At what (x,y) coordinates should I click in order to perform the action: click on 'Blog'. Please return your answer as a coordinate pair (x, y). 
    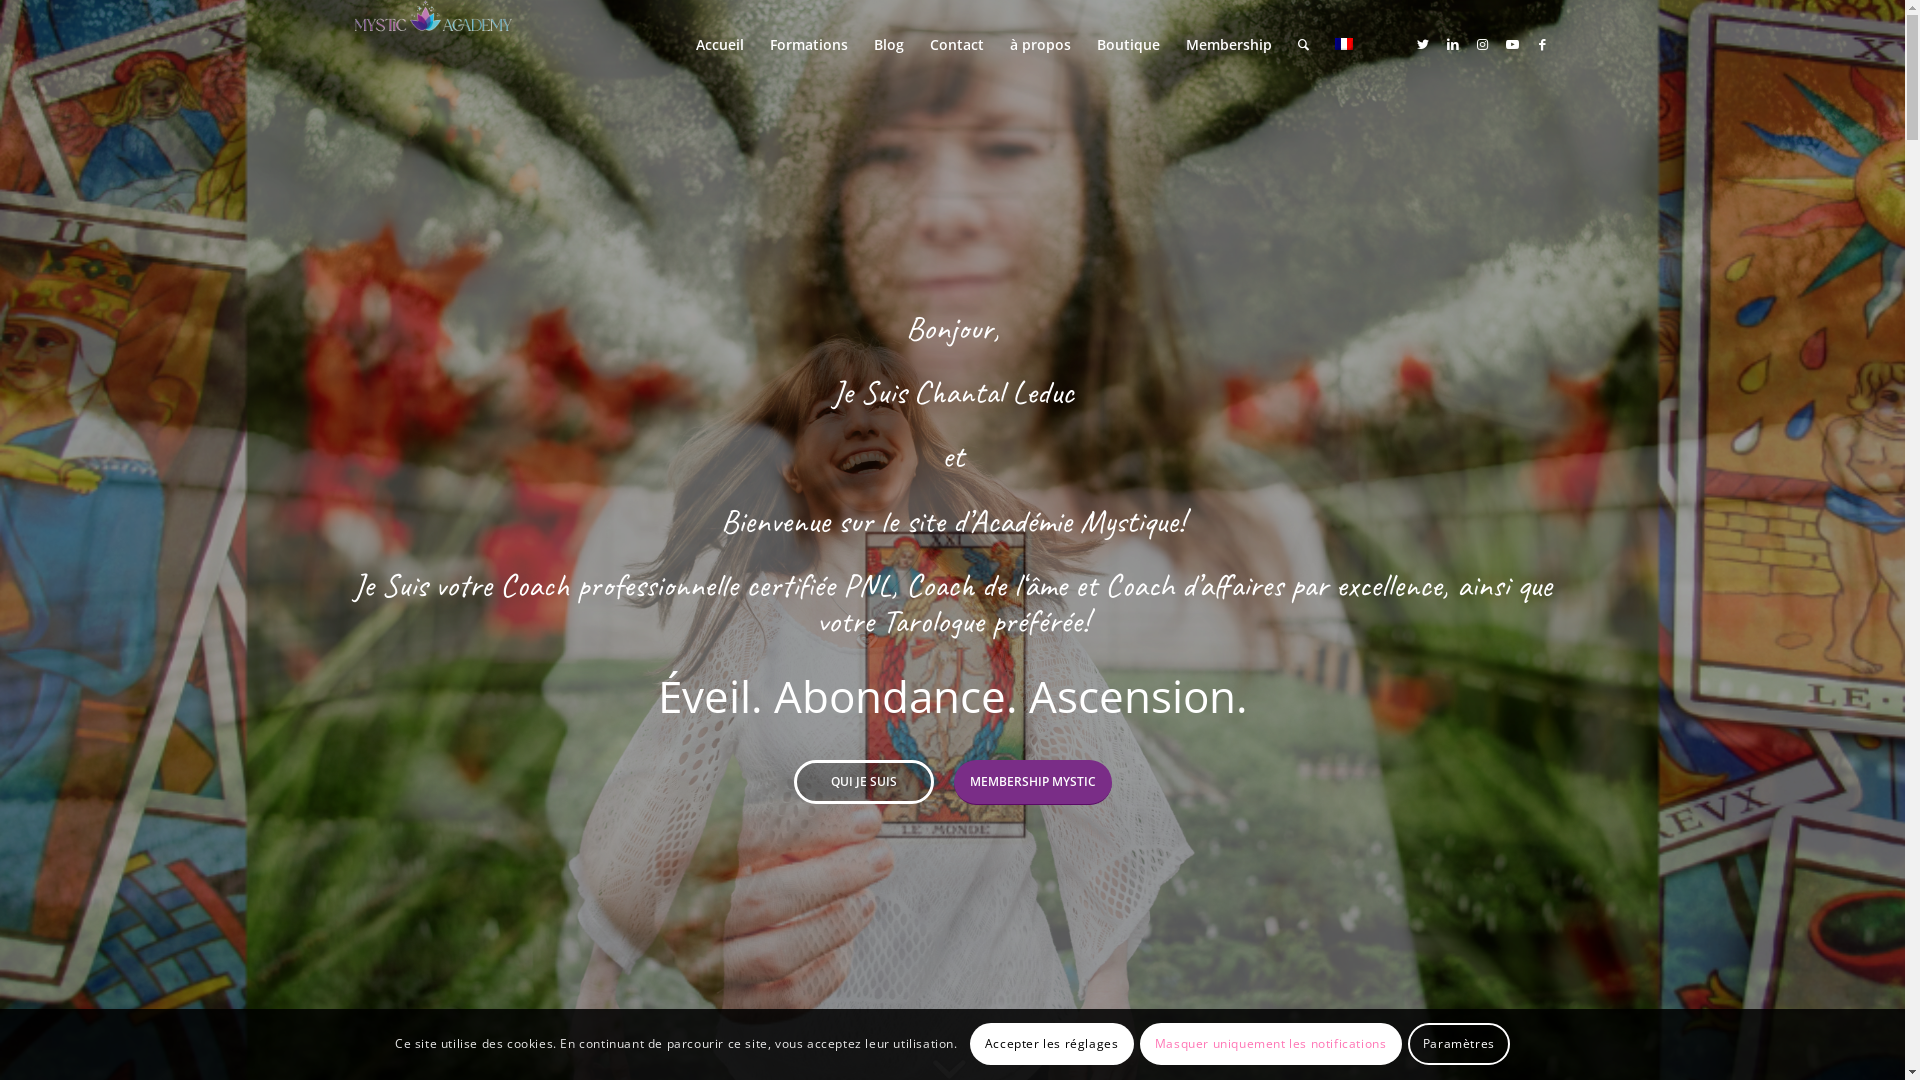
    Looking at the image, I should click on (887, 45).